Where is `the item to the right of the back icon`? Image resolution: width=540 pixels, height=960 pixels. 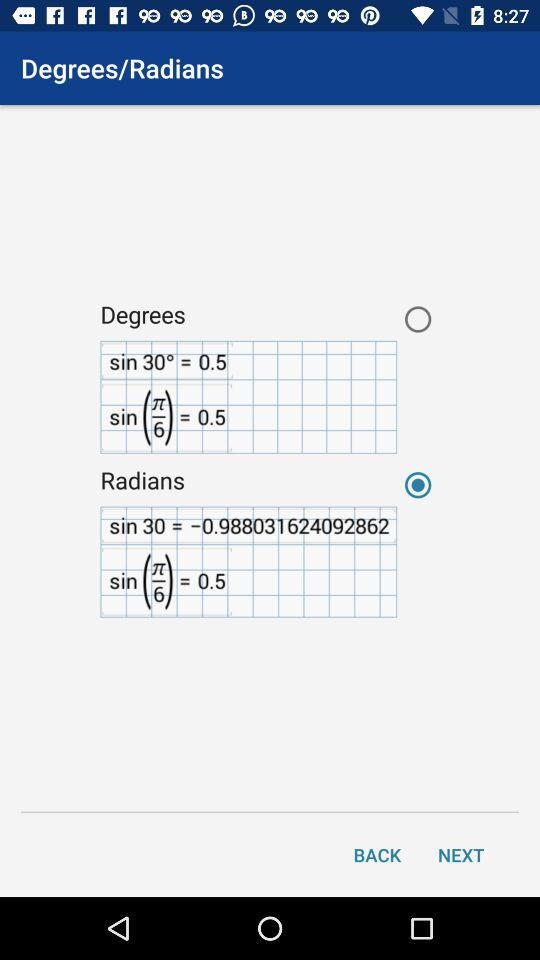
the item to the right of the back icon is located at coordinates (461, 853).